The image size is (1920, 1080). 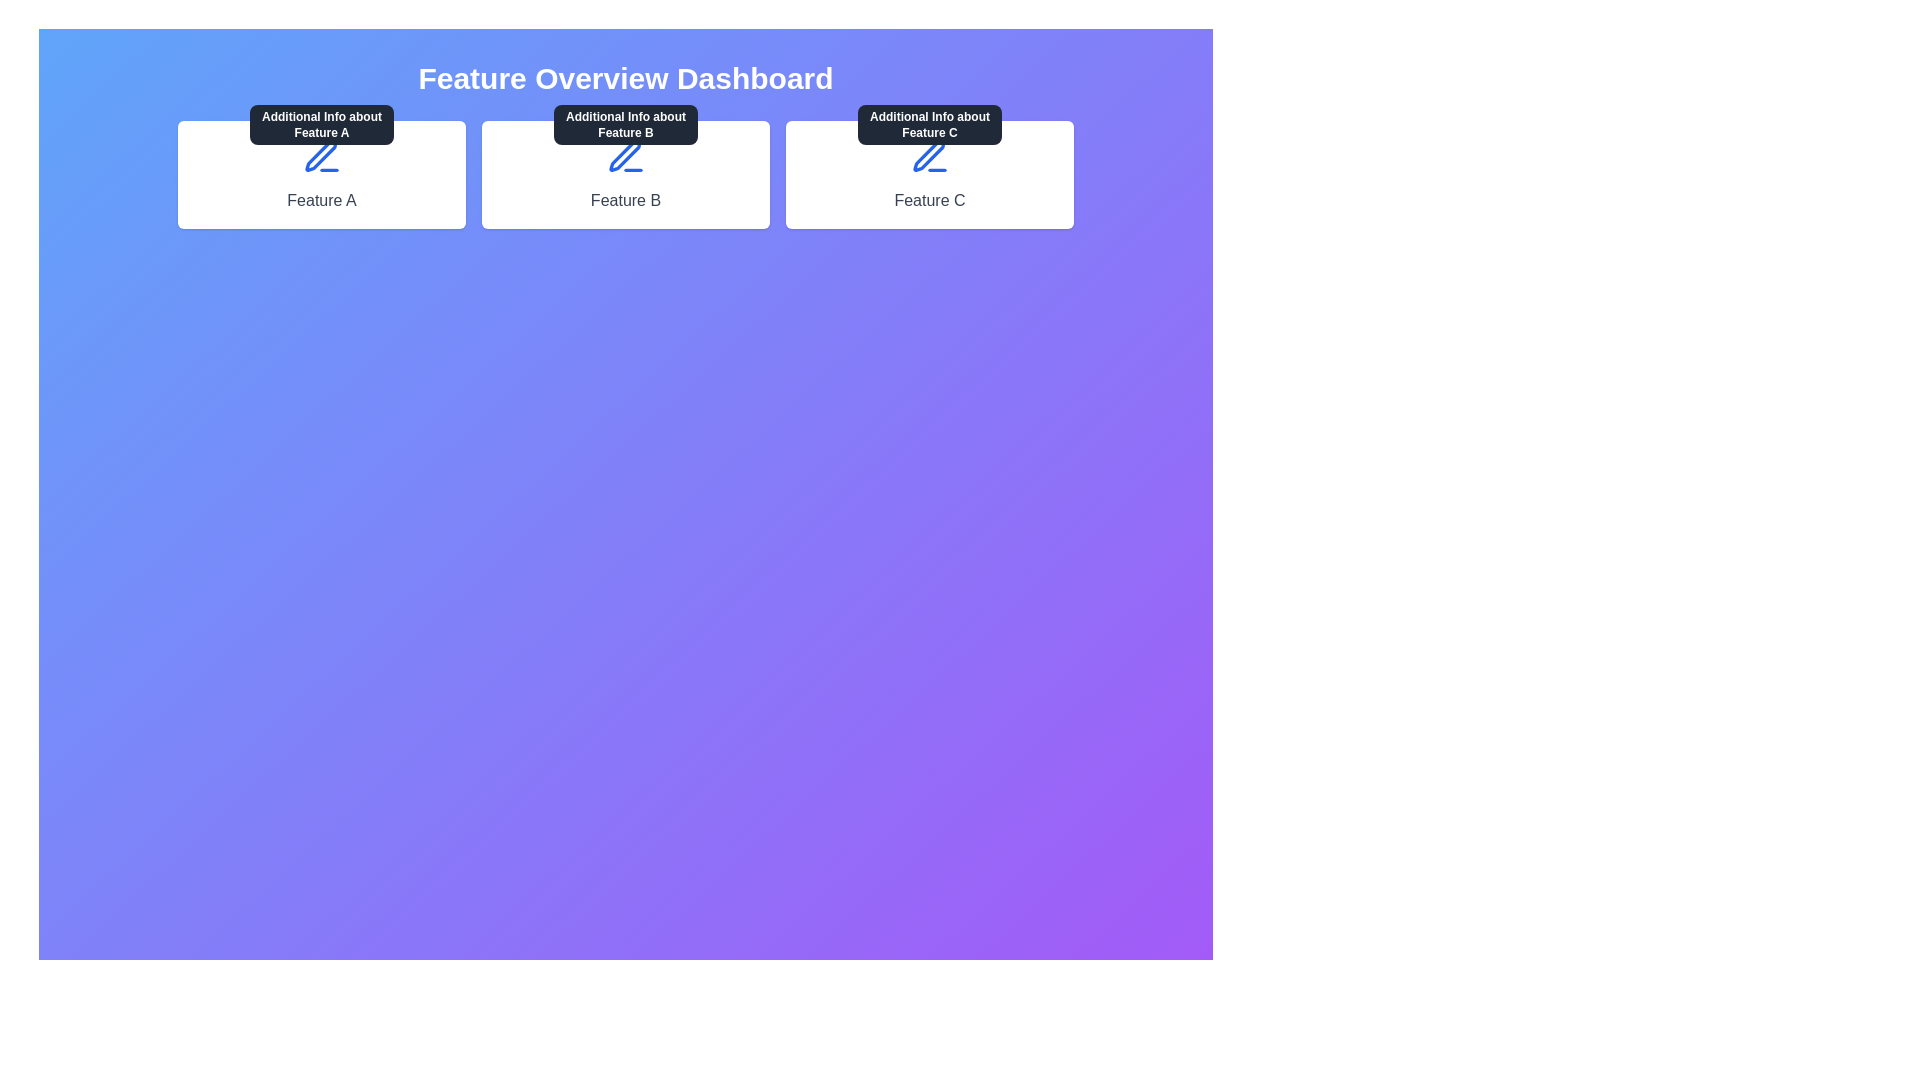 What do you see at coordinates (321, 156) in the screenshot?
I see `the blue pen icon located under the label 'Additional Info about Feature A' in the first card from the left on the top row` at bounding box center [321, 156].